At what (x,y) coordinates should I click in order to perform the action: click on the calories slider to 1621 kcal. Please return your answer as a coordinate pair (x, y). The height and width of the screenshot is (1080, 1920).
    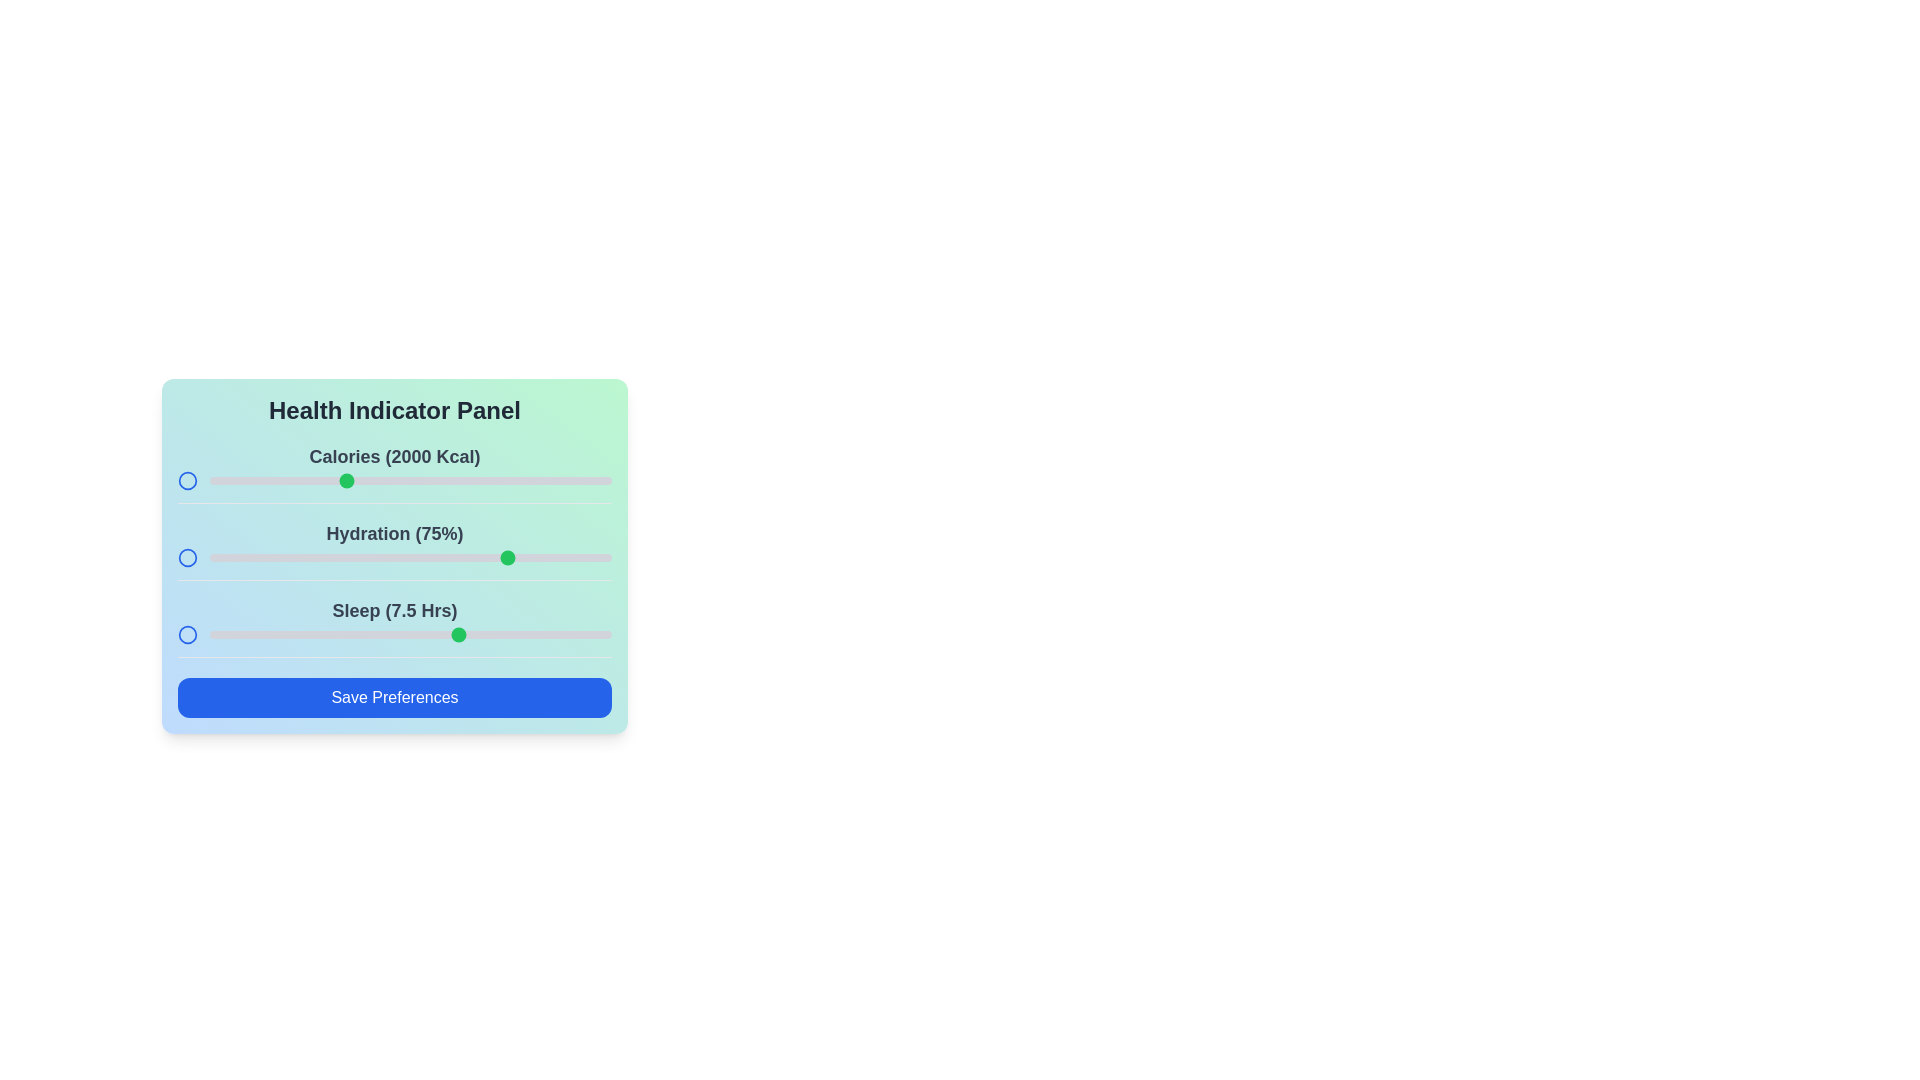
    Looking at the image, I should click on (241, 481).